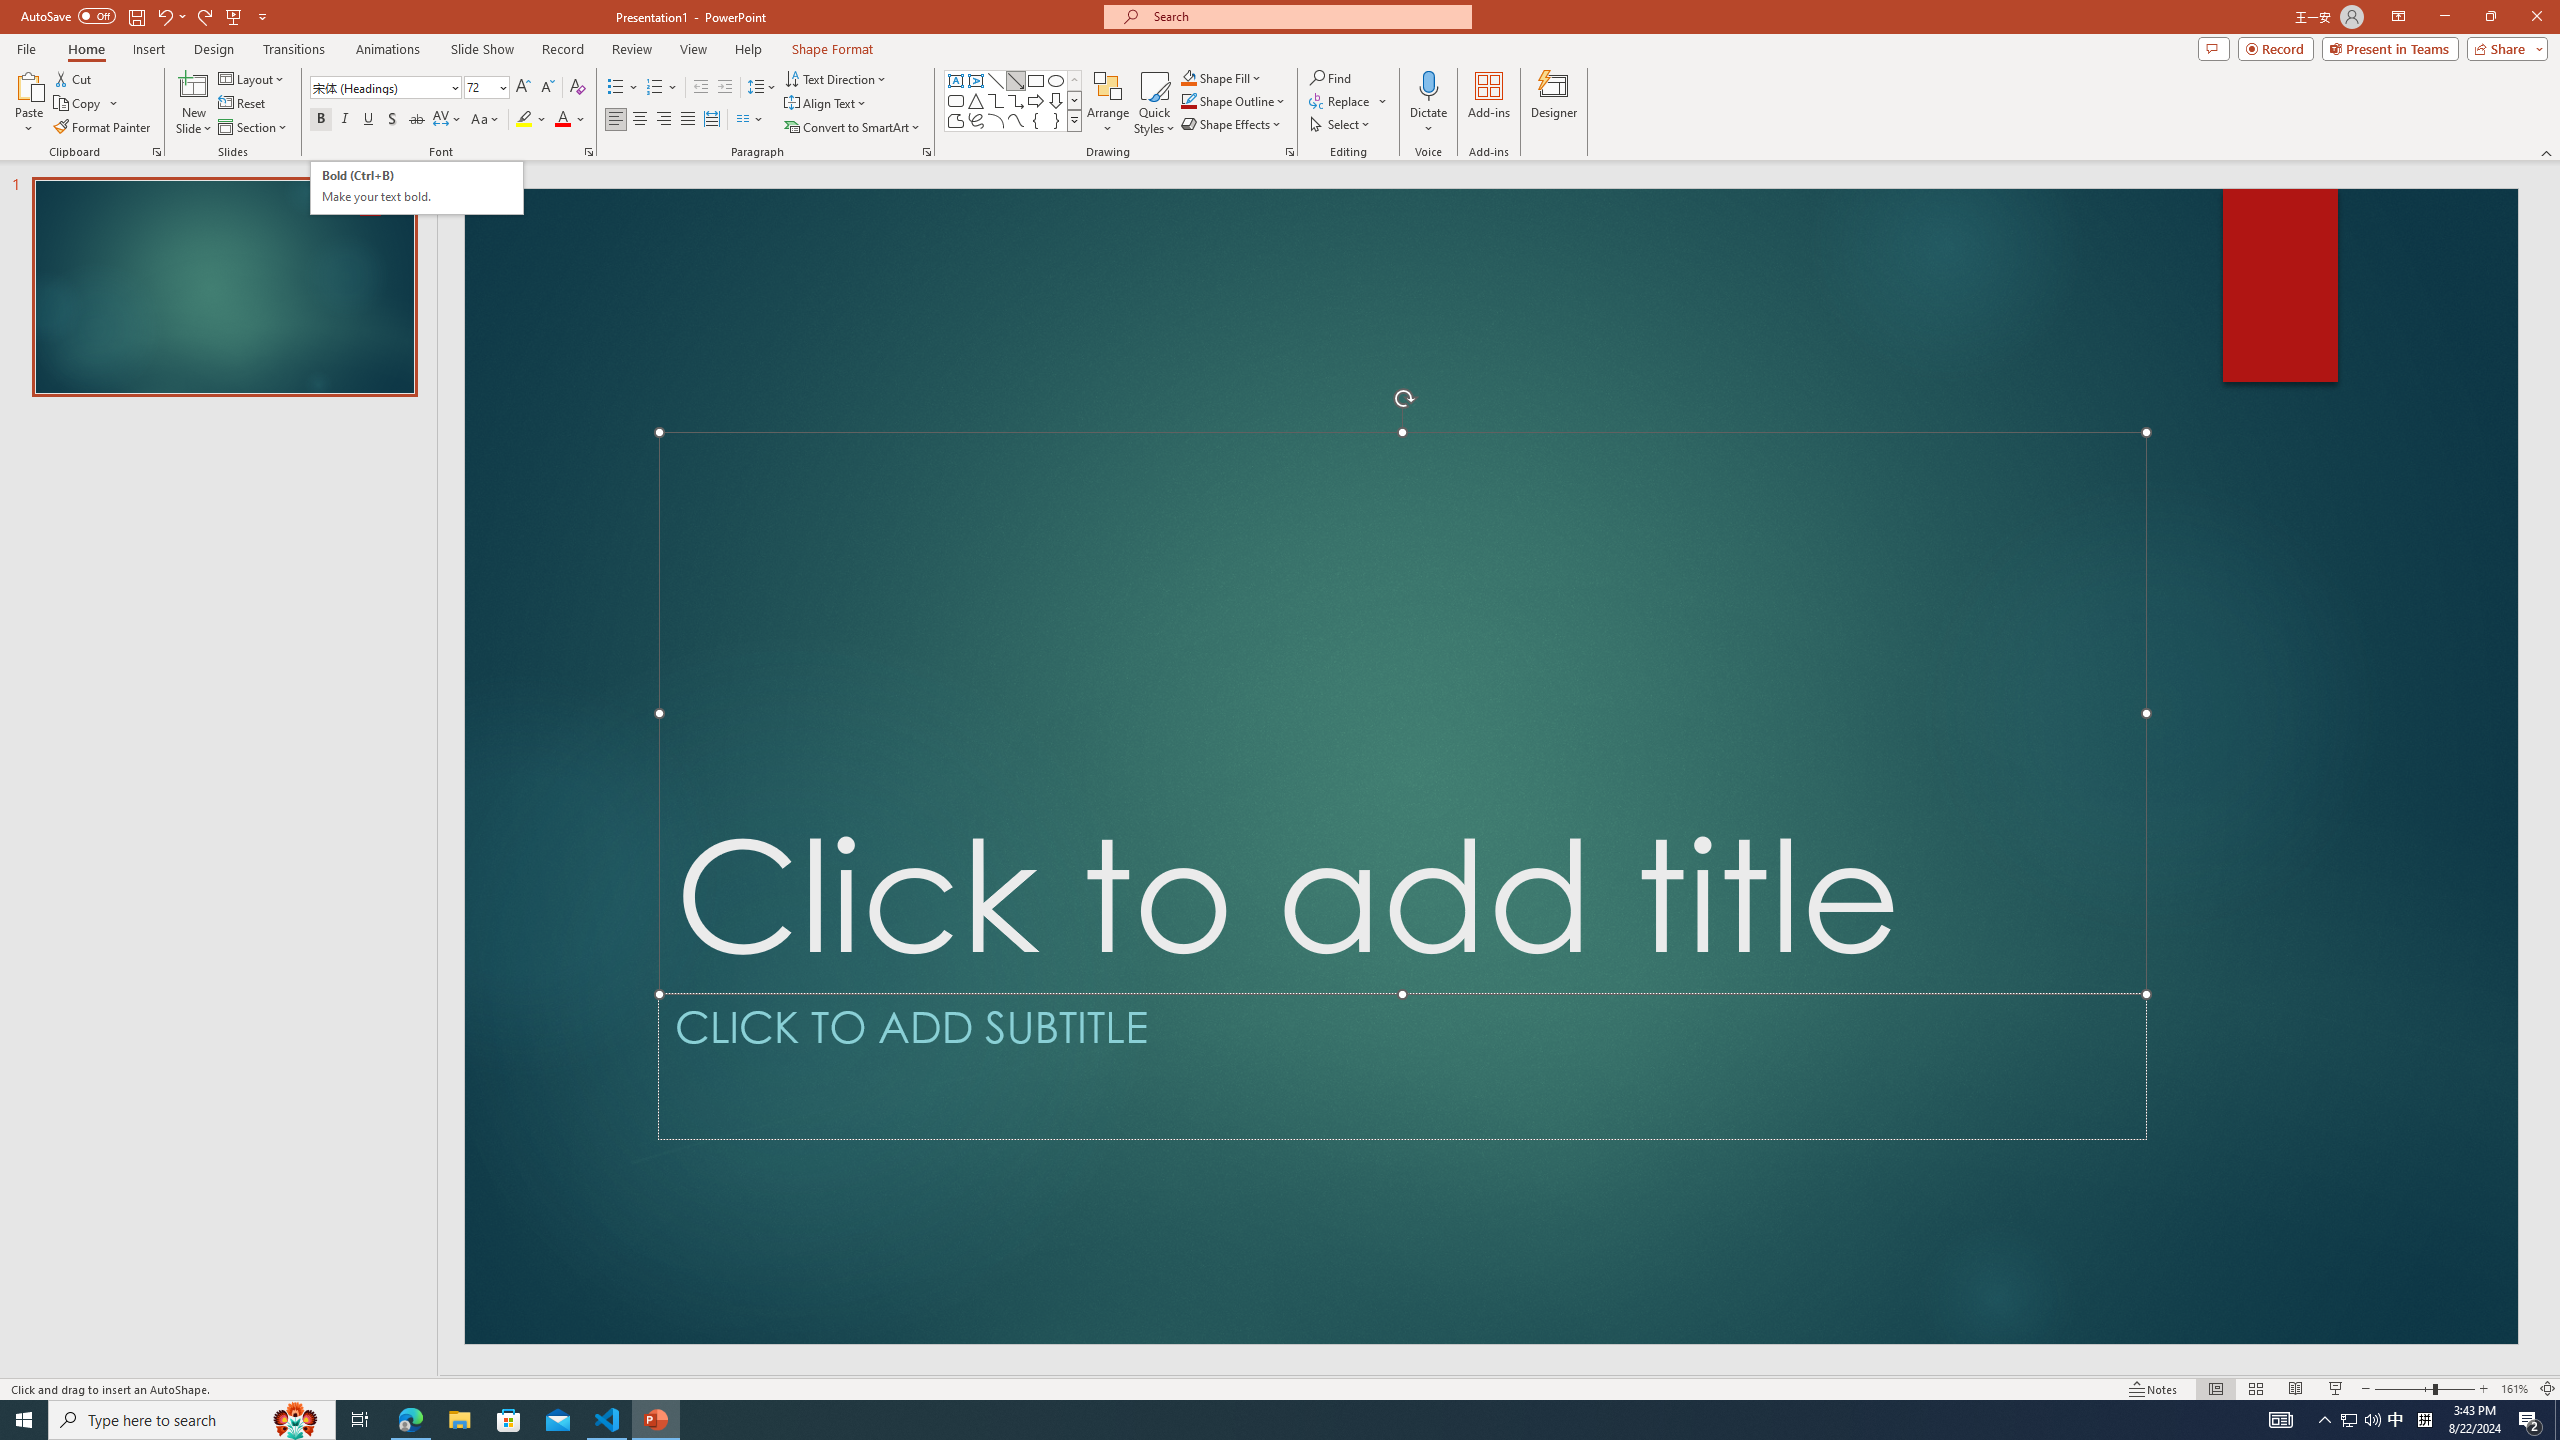  Describe the element at coordinates (623, 87) in the screenshot. I see `'Bullets'` at that location.